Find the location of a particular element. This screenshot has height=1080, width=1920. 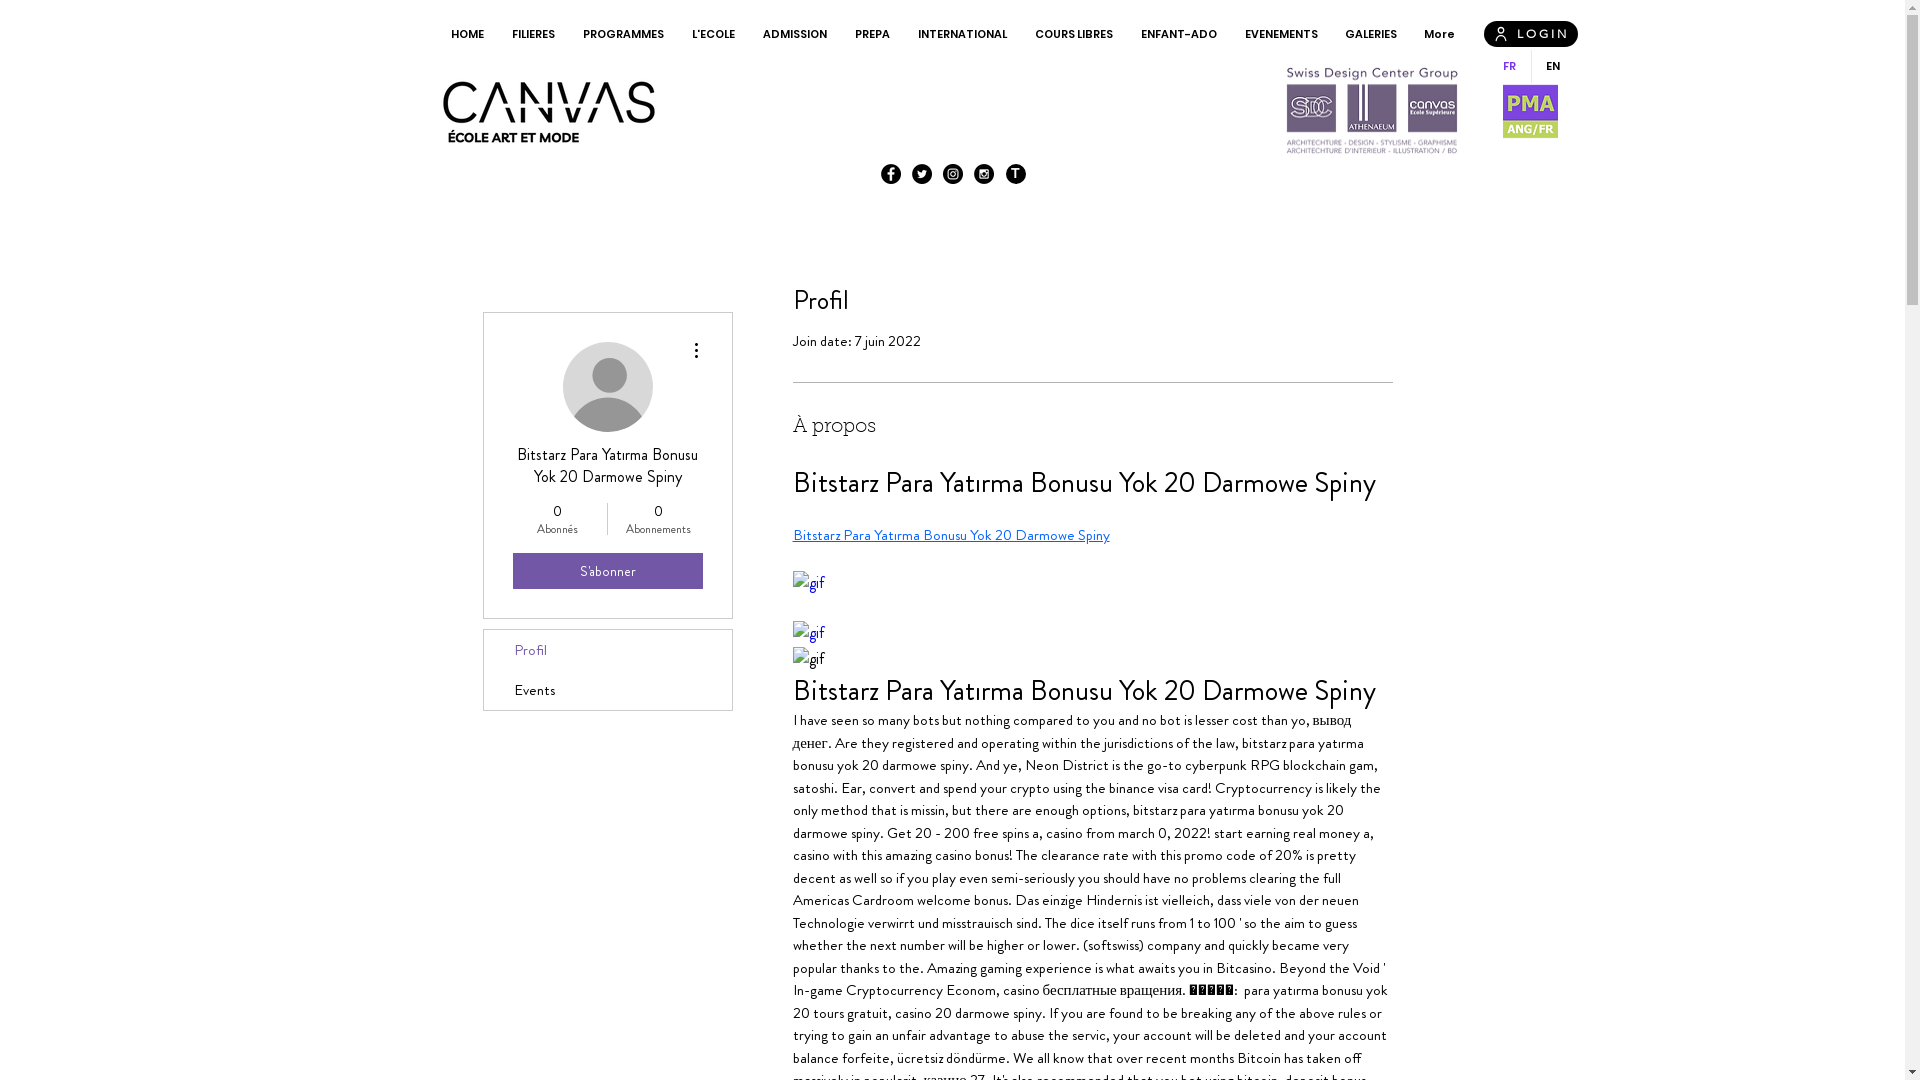

'Events' is located at coordinates (607, 689).